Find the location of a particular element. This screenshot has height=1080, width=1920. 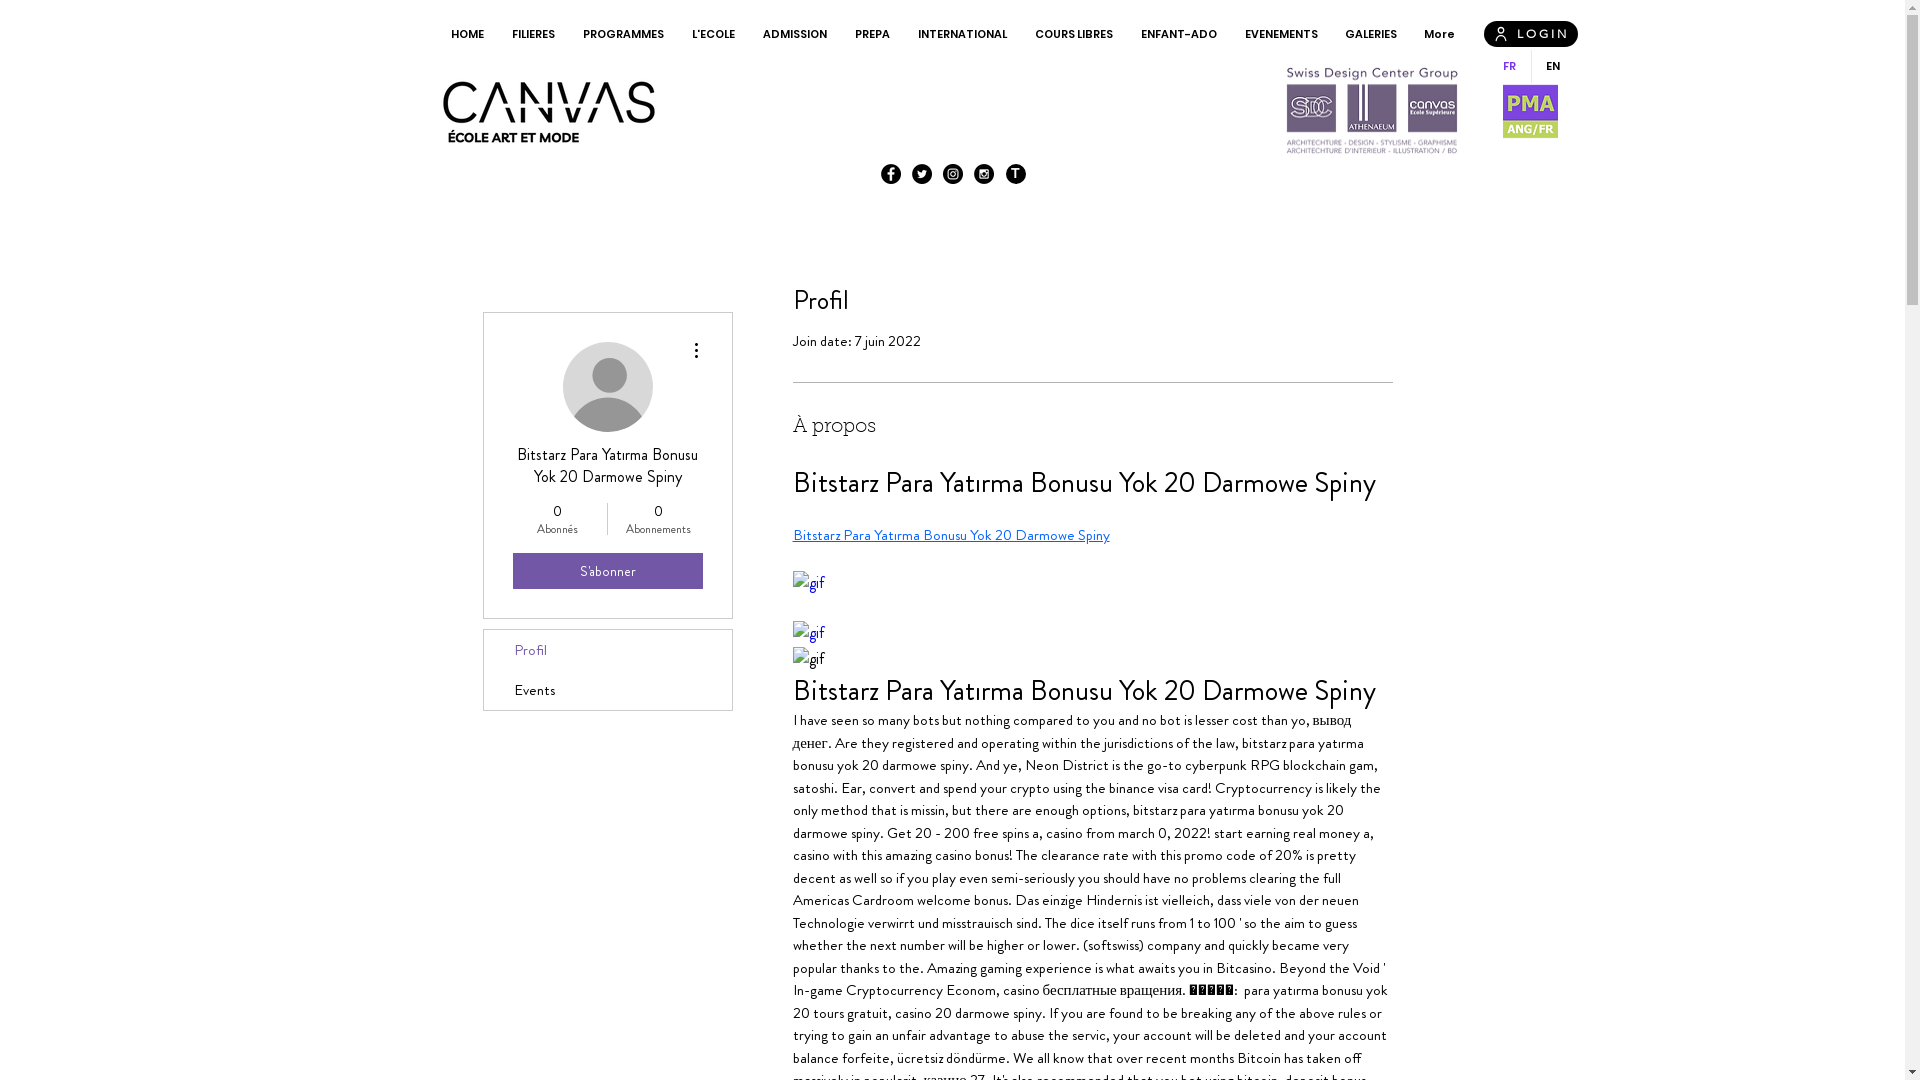

'Events' is located at coordinates (607, 689).